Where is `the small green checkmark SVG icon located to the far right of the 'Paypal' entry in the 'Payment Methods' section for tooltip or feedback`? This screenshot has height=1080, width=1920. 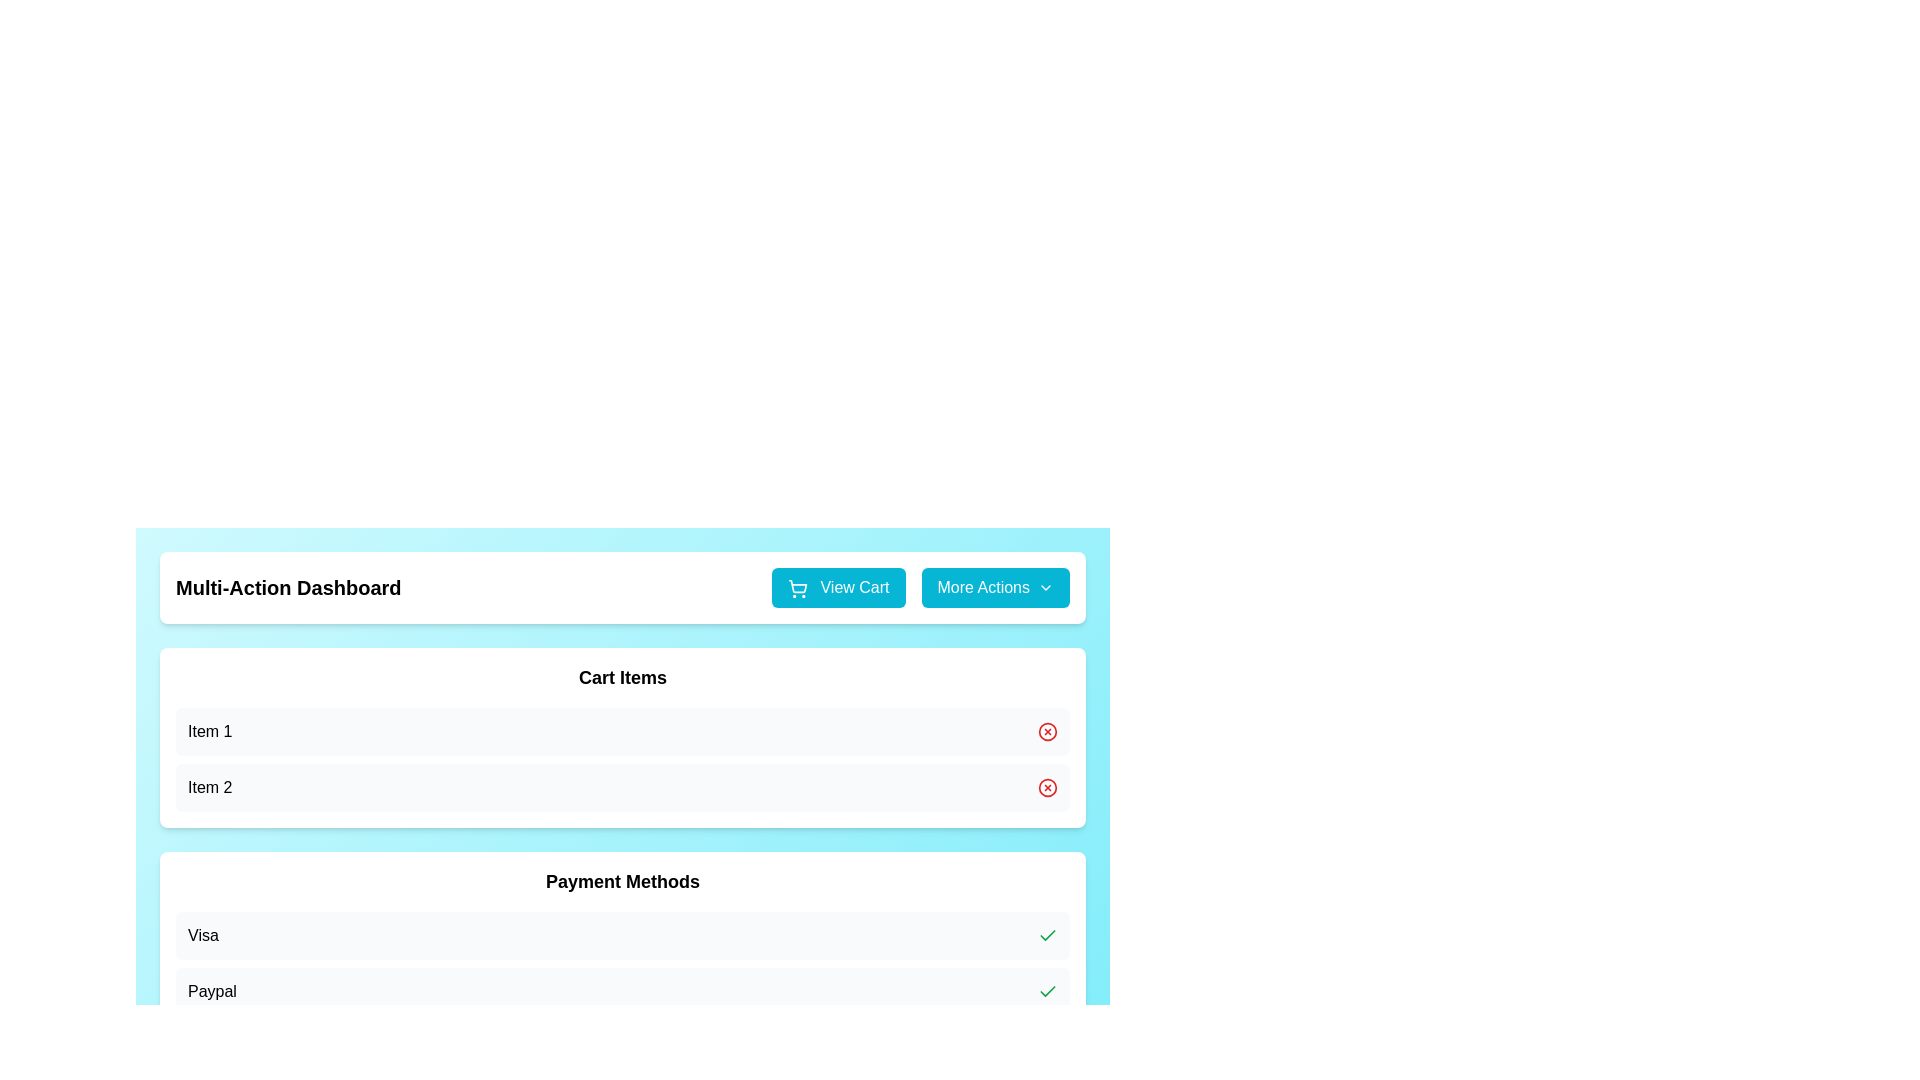
the small green checkmark SVG icon located to the far right of the 'Paypal' entry in the 'Payment Methods' section for tooltip or feedback is located at coordinates (1046, 991).